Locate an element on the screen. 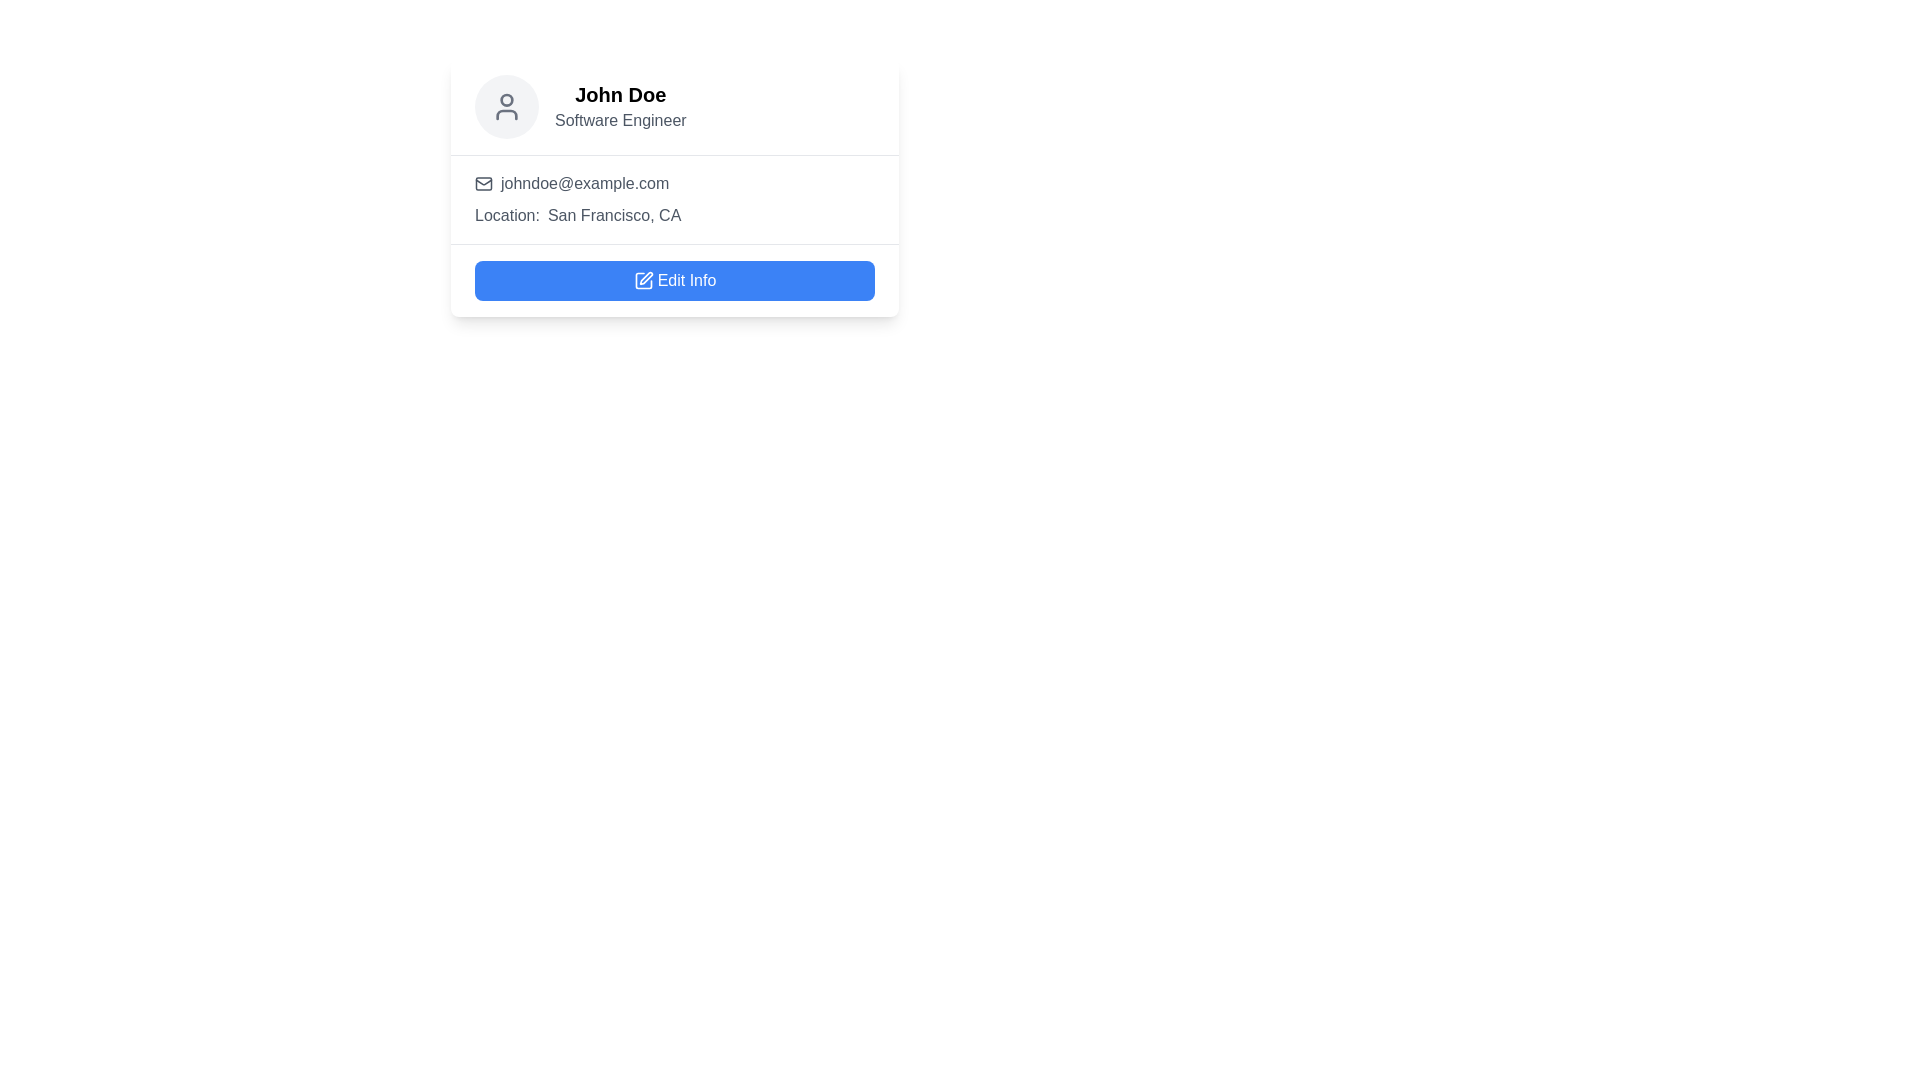  SVG Circle element that is part of the user avatar icon located at the top of the card interface is located at coordinates (507, 100).